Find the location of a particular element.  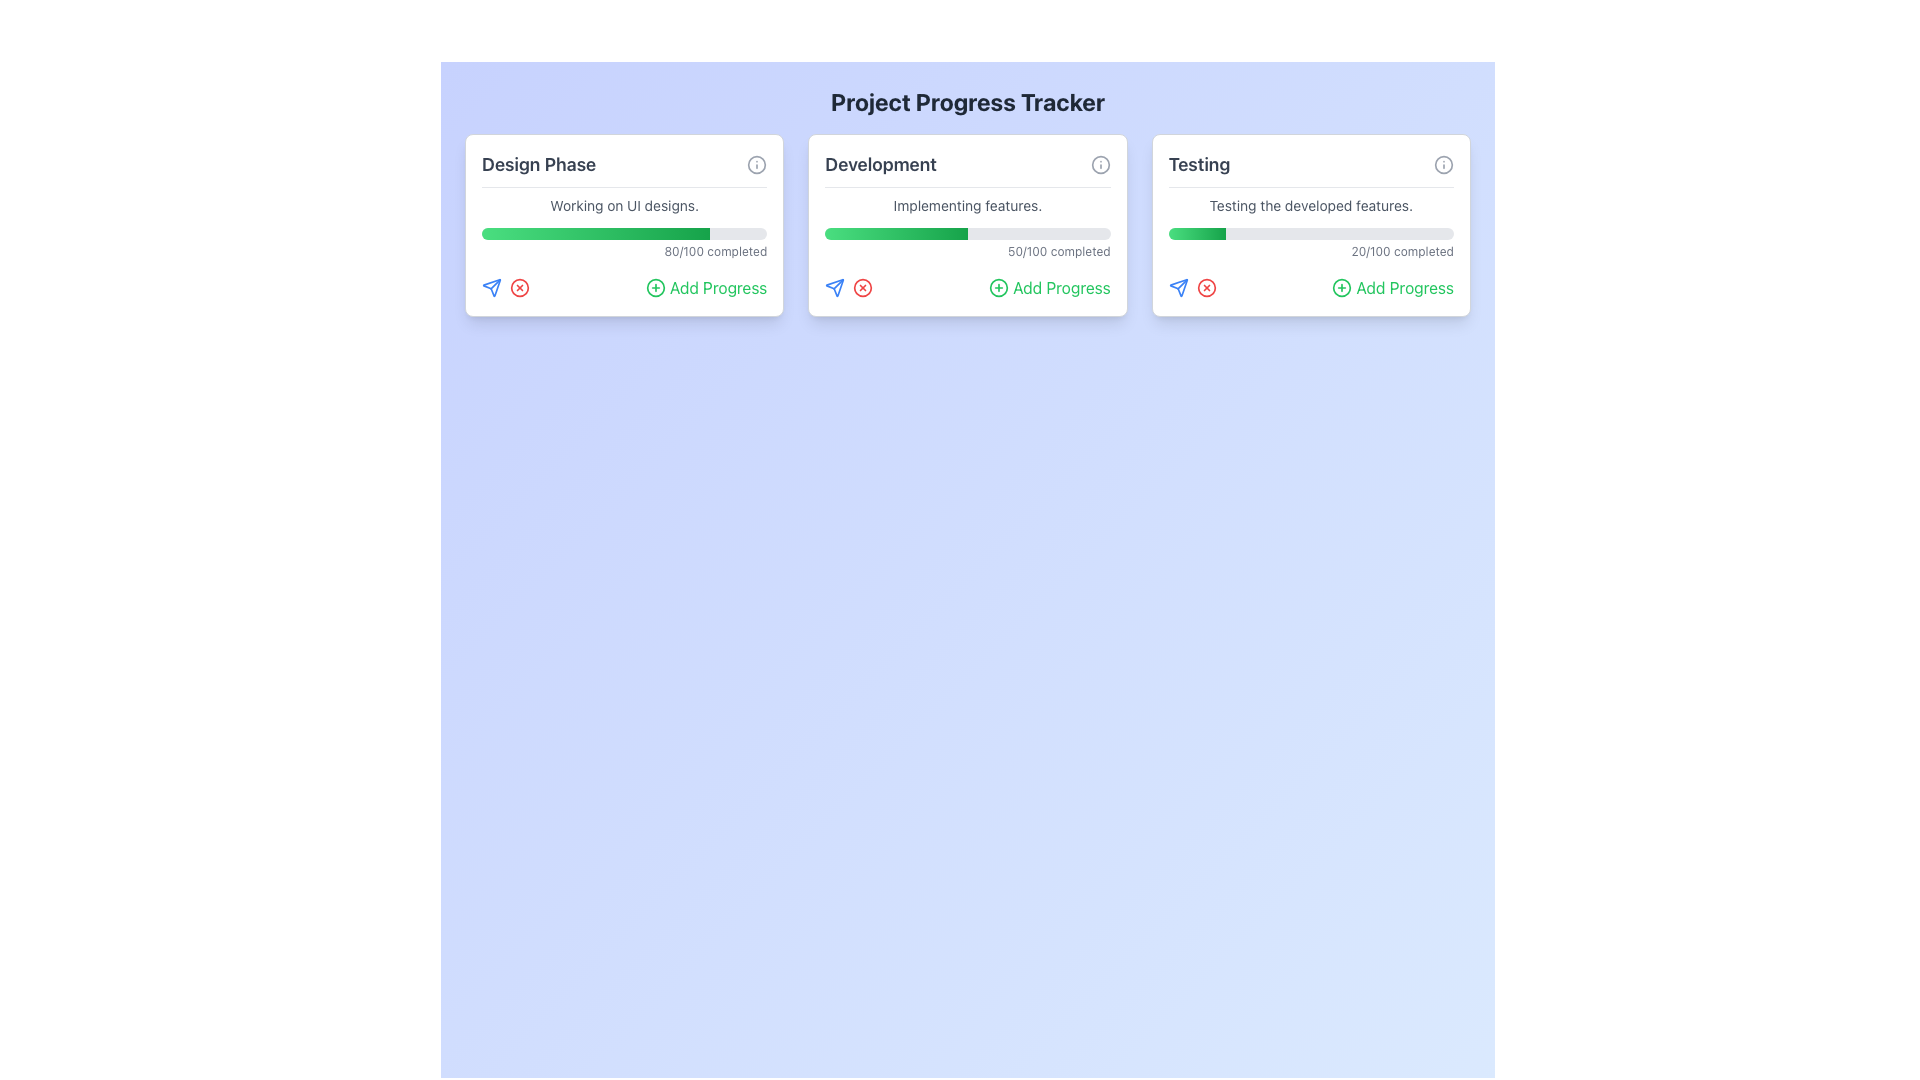

the cancel icon located in the bottom row of the 'Testing' card within the 'Project Progress Tracker' interface is located at coordinates (1205, 288).